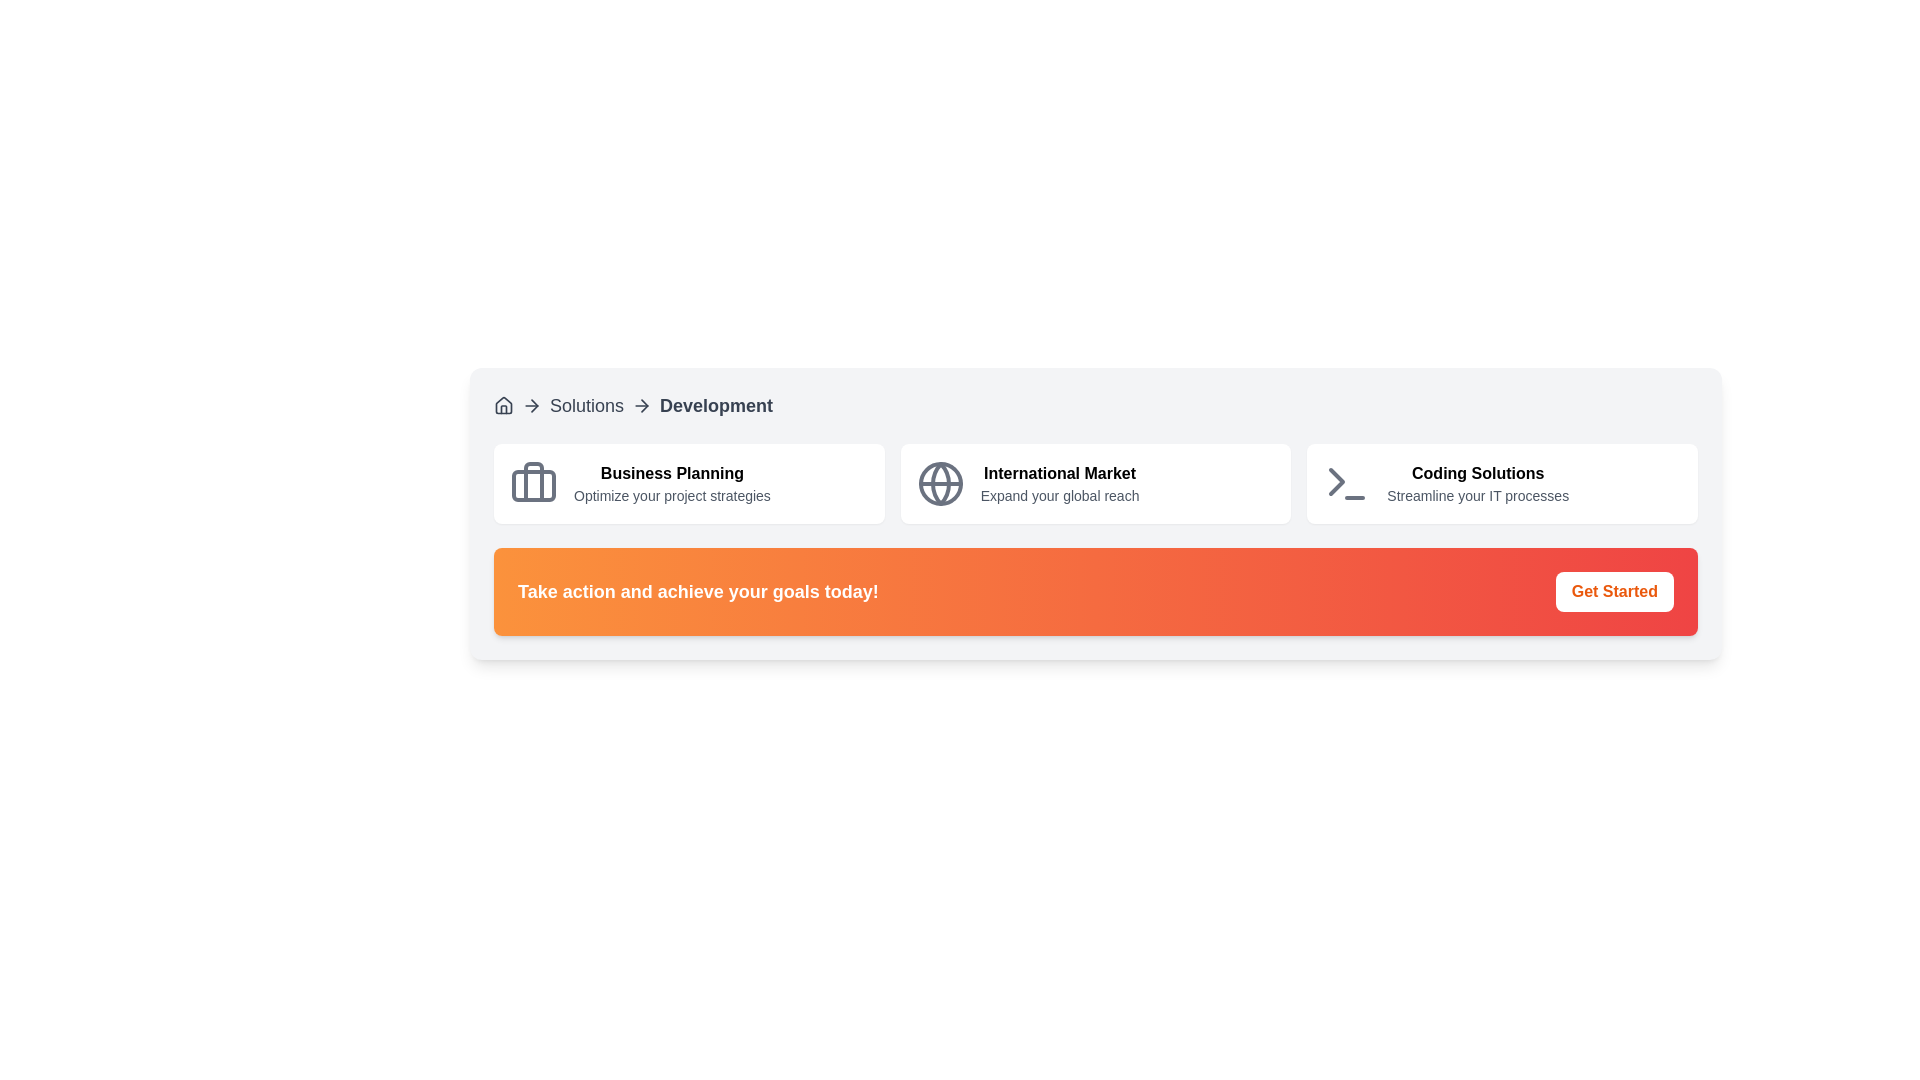 Image resolution: width=1920 pixels, height=1080 pixels. I want to click on the breadcrumb navigation icon located between 'Solutions' and 'Development' to indicate progression in the navigation hierarchy, so click(534, 405).